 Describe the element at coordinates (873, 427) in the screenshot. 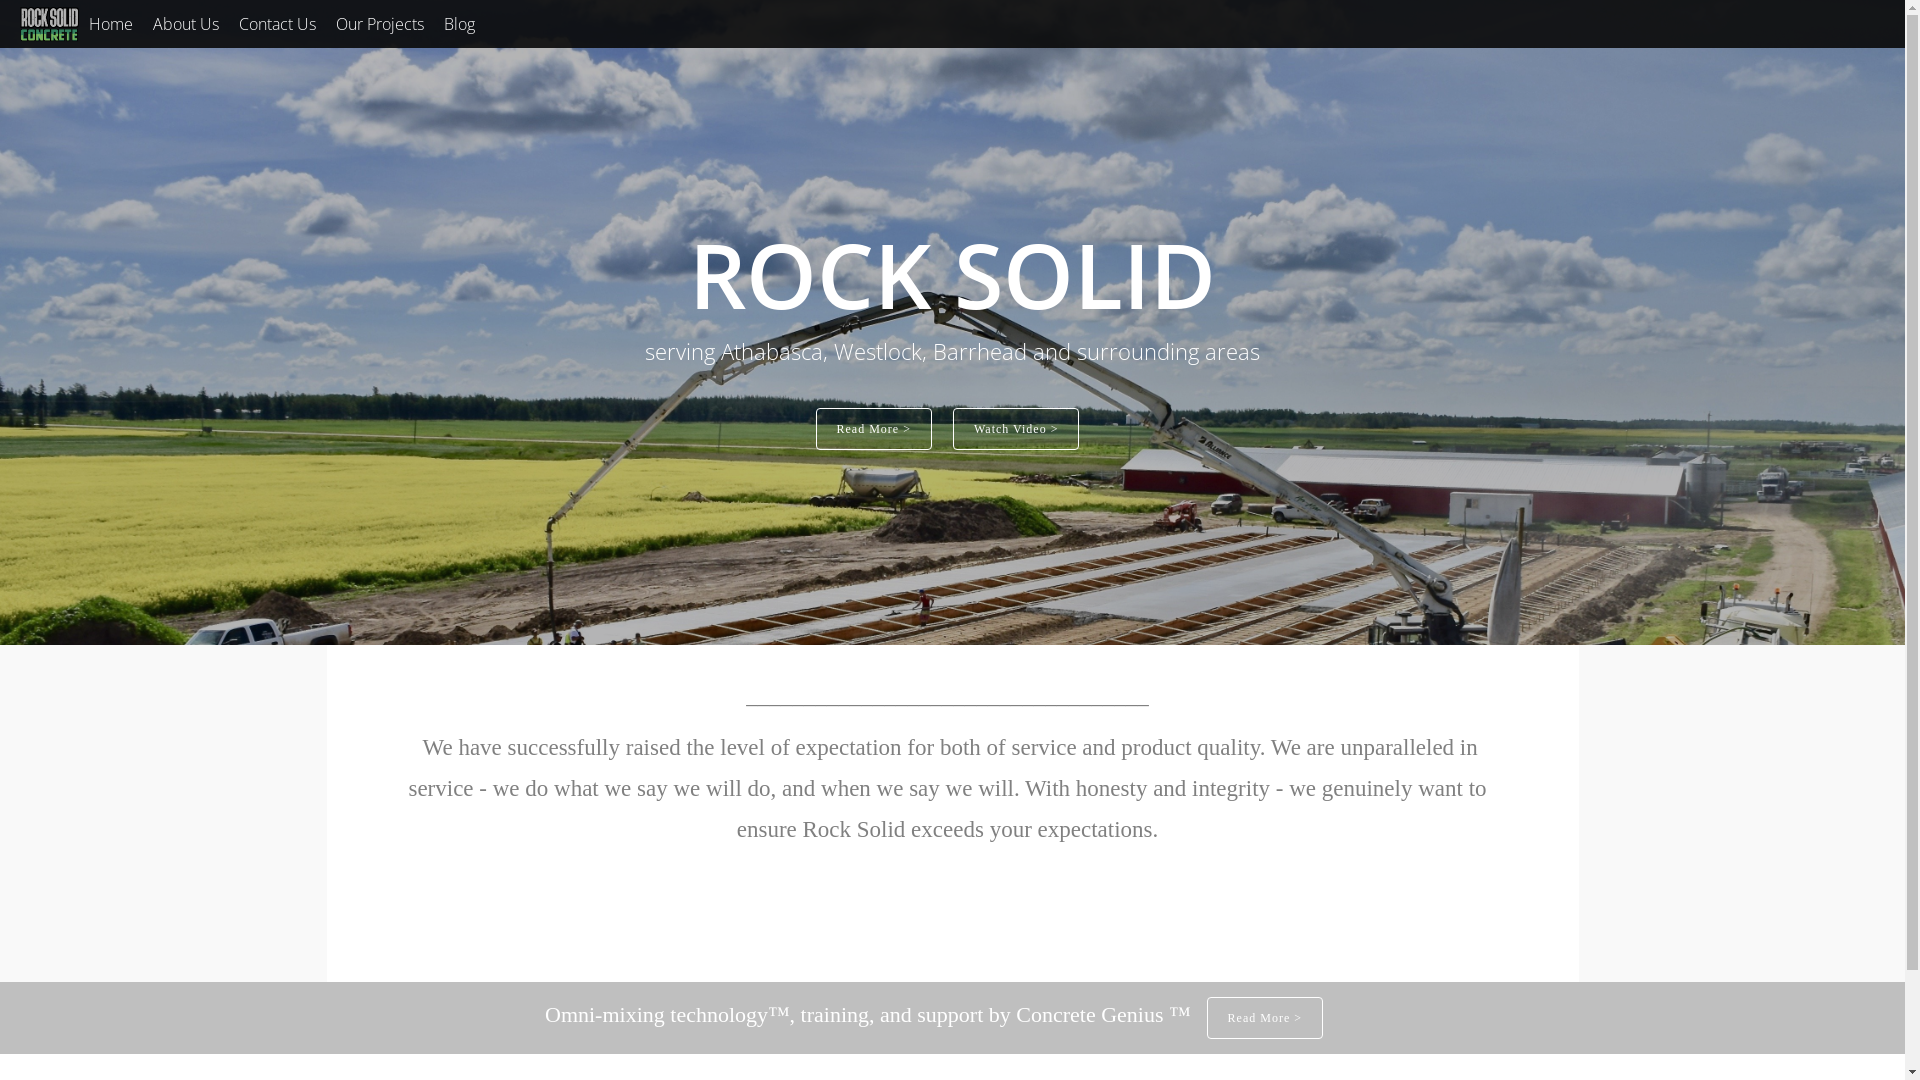

I see `'Read More >'` at that location.